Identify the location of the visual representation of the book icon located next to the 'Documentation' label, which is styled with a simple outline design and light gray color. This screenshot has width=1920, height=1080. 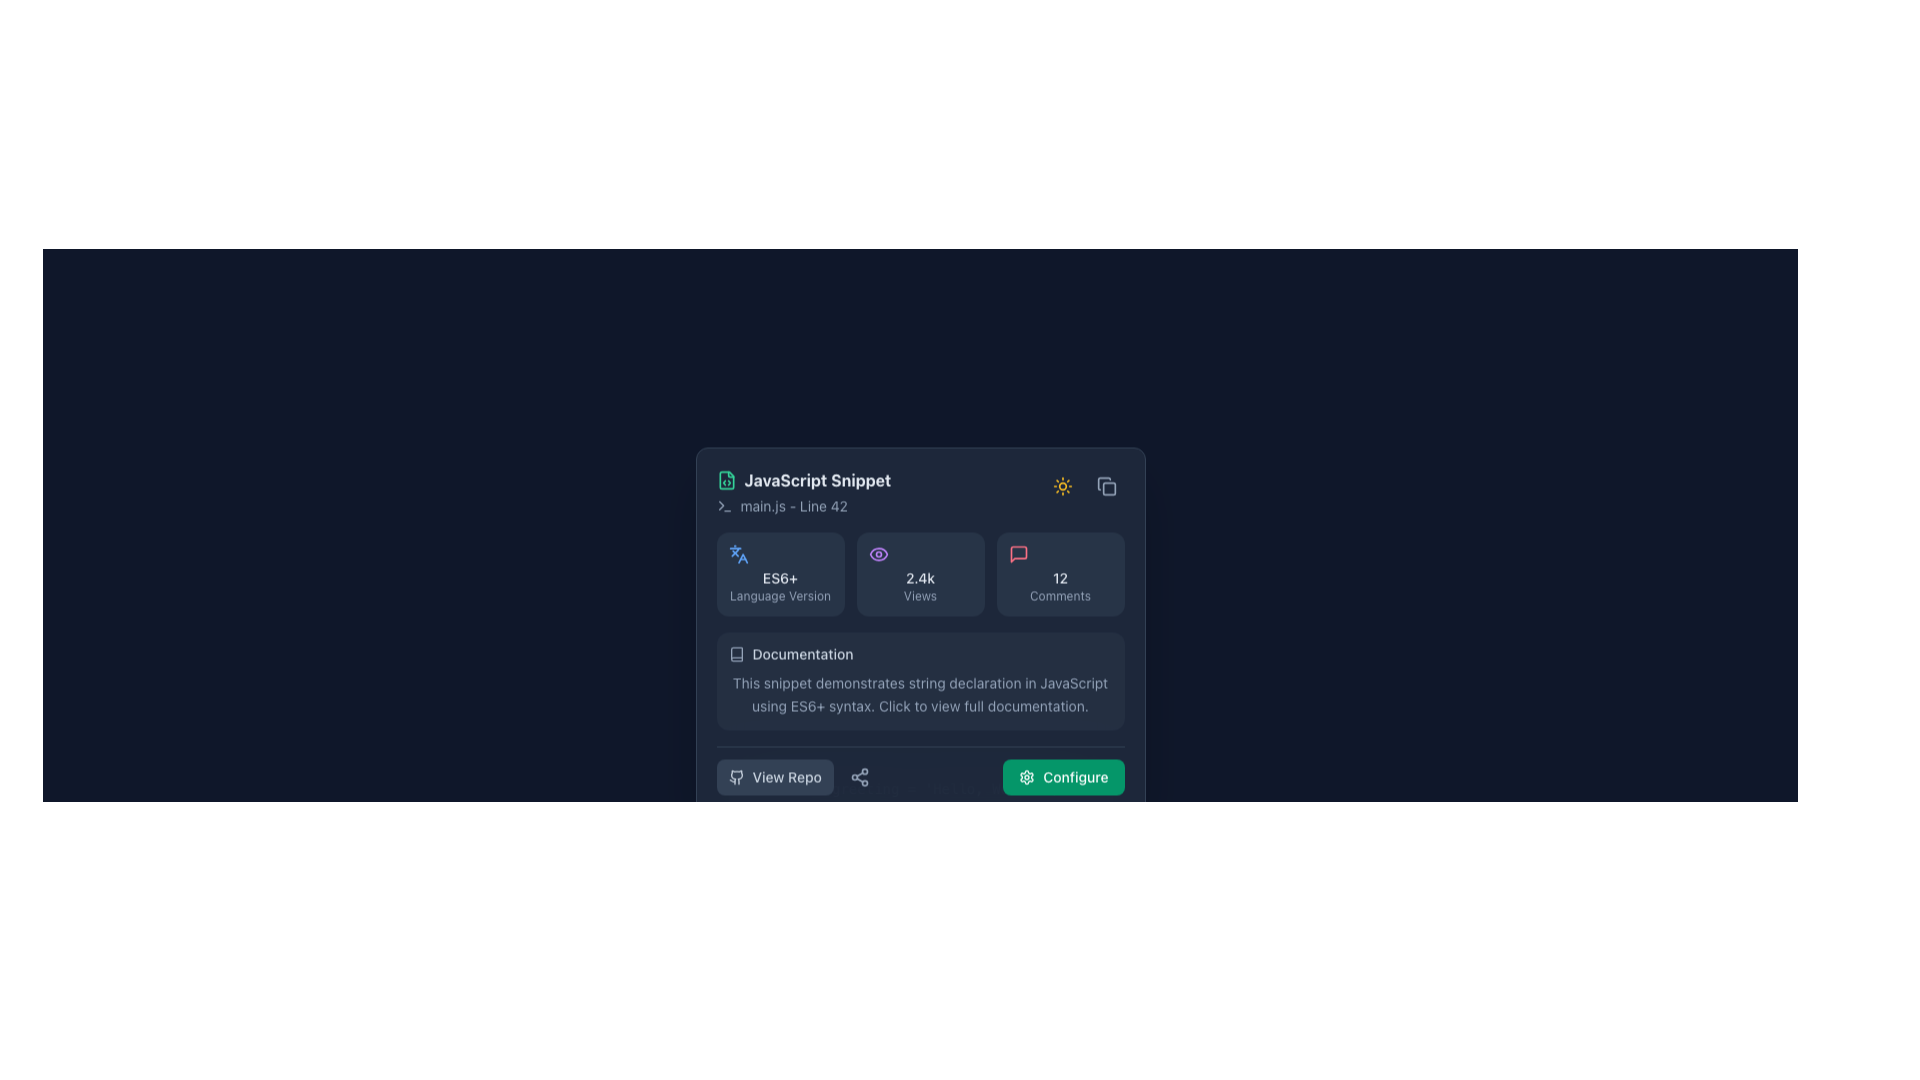
(735, 654).